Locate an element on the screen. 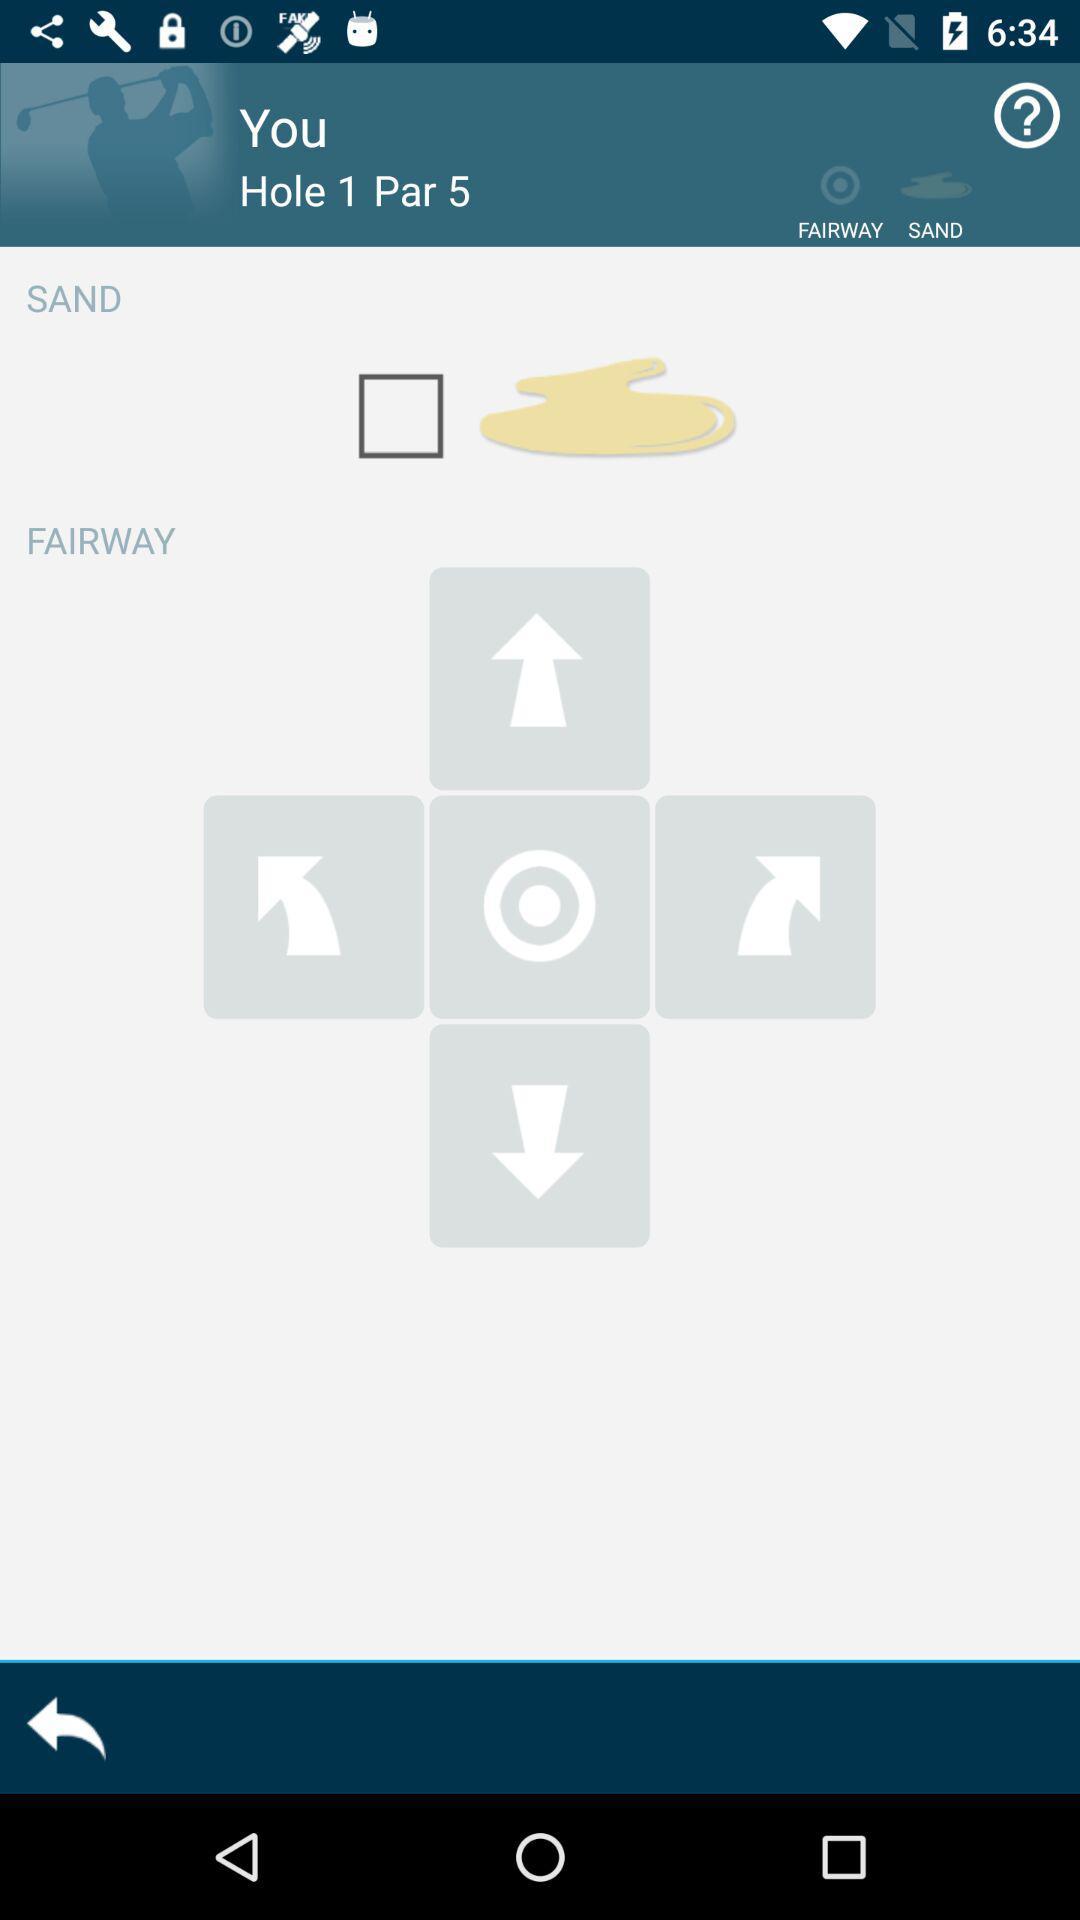 This screenshot has height=1920, width=1080. the reply icon is located at coordinates (64, 1727).